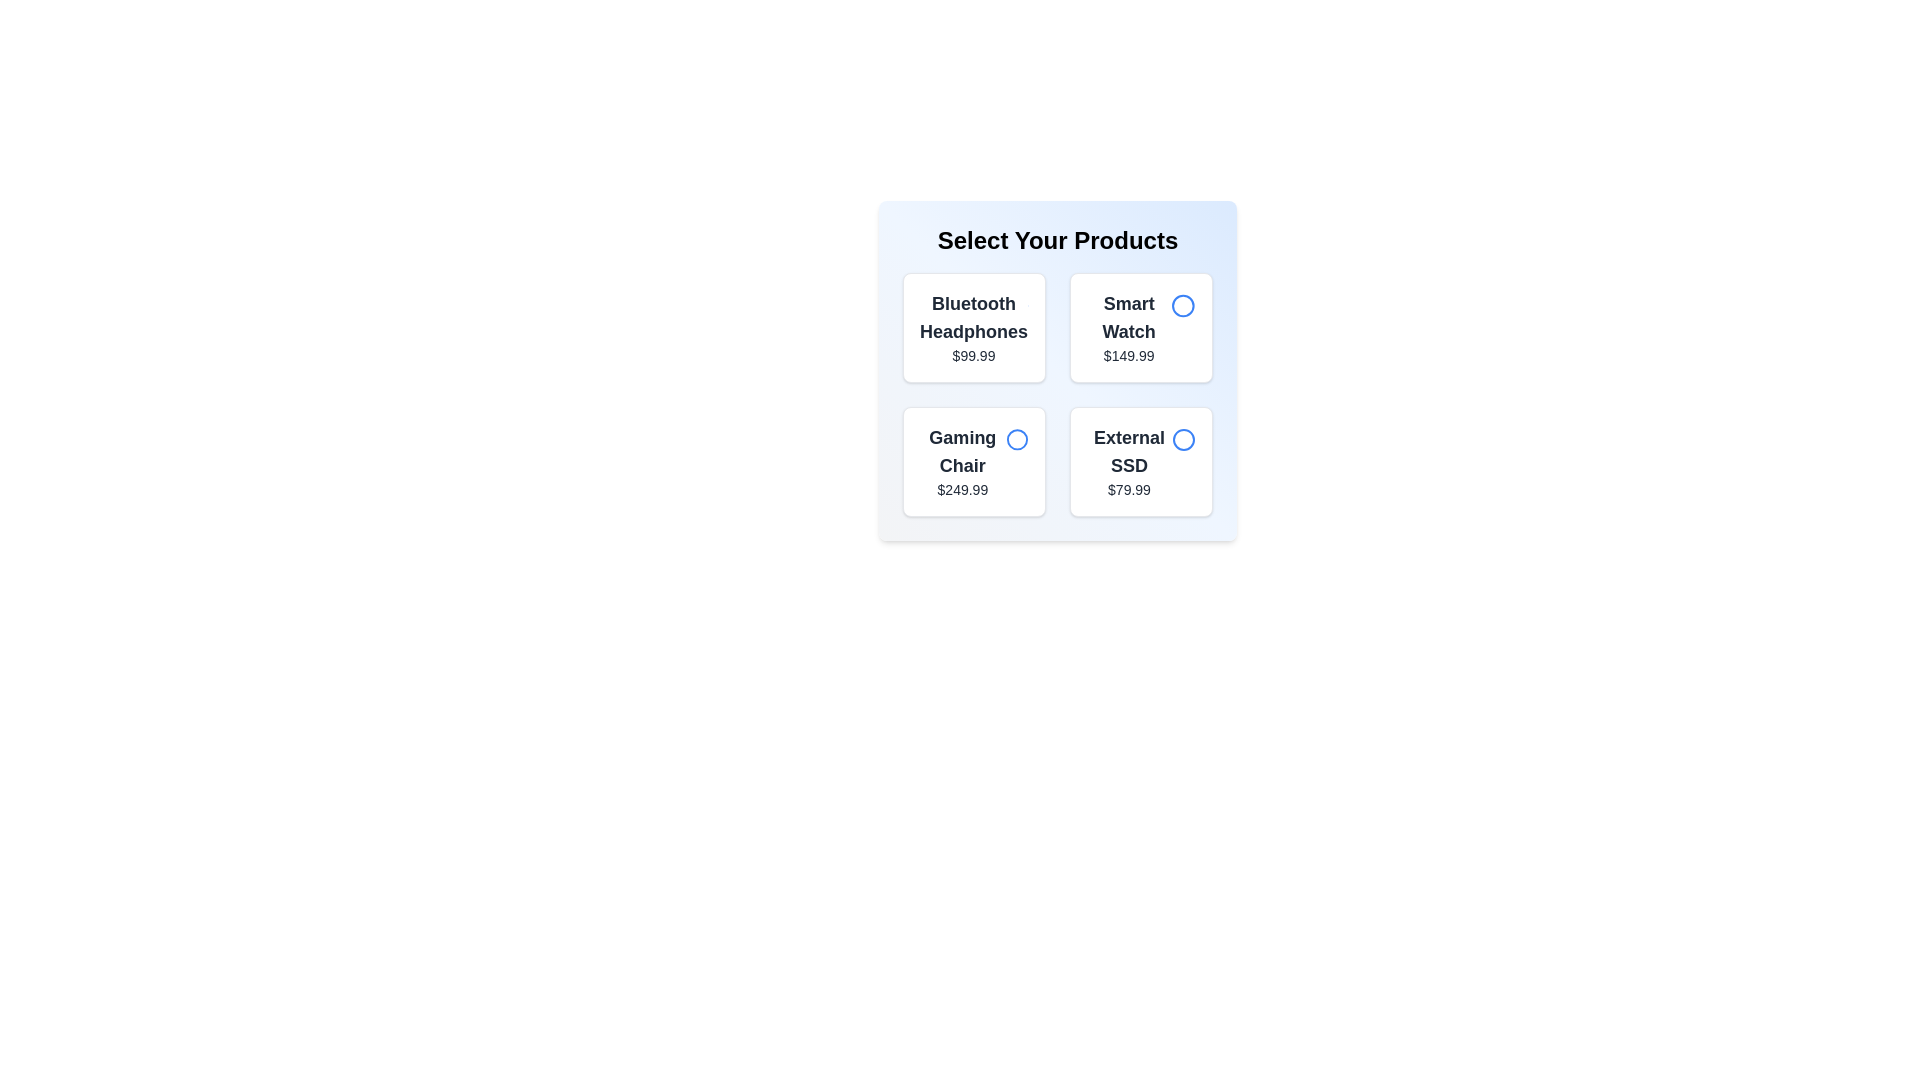 The height and width of the screenshot is (1080, 1920). What do you see at coordinates (974, 462) in the screenshot?
I see `the product card for Gaming Chair` at bounding box center [974, 462].